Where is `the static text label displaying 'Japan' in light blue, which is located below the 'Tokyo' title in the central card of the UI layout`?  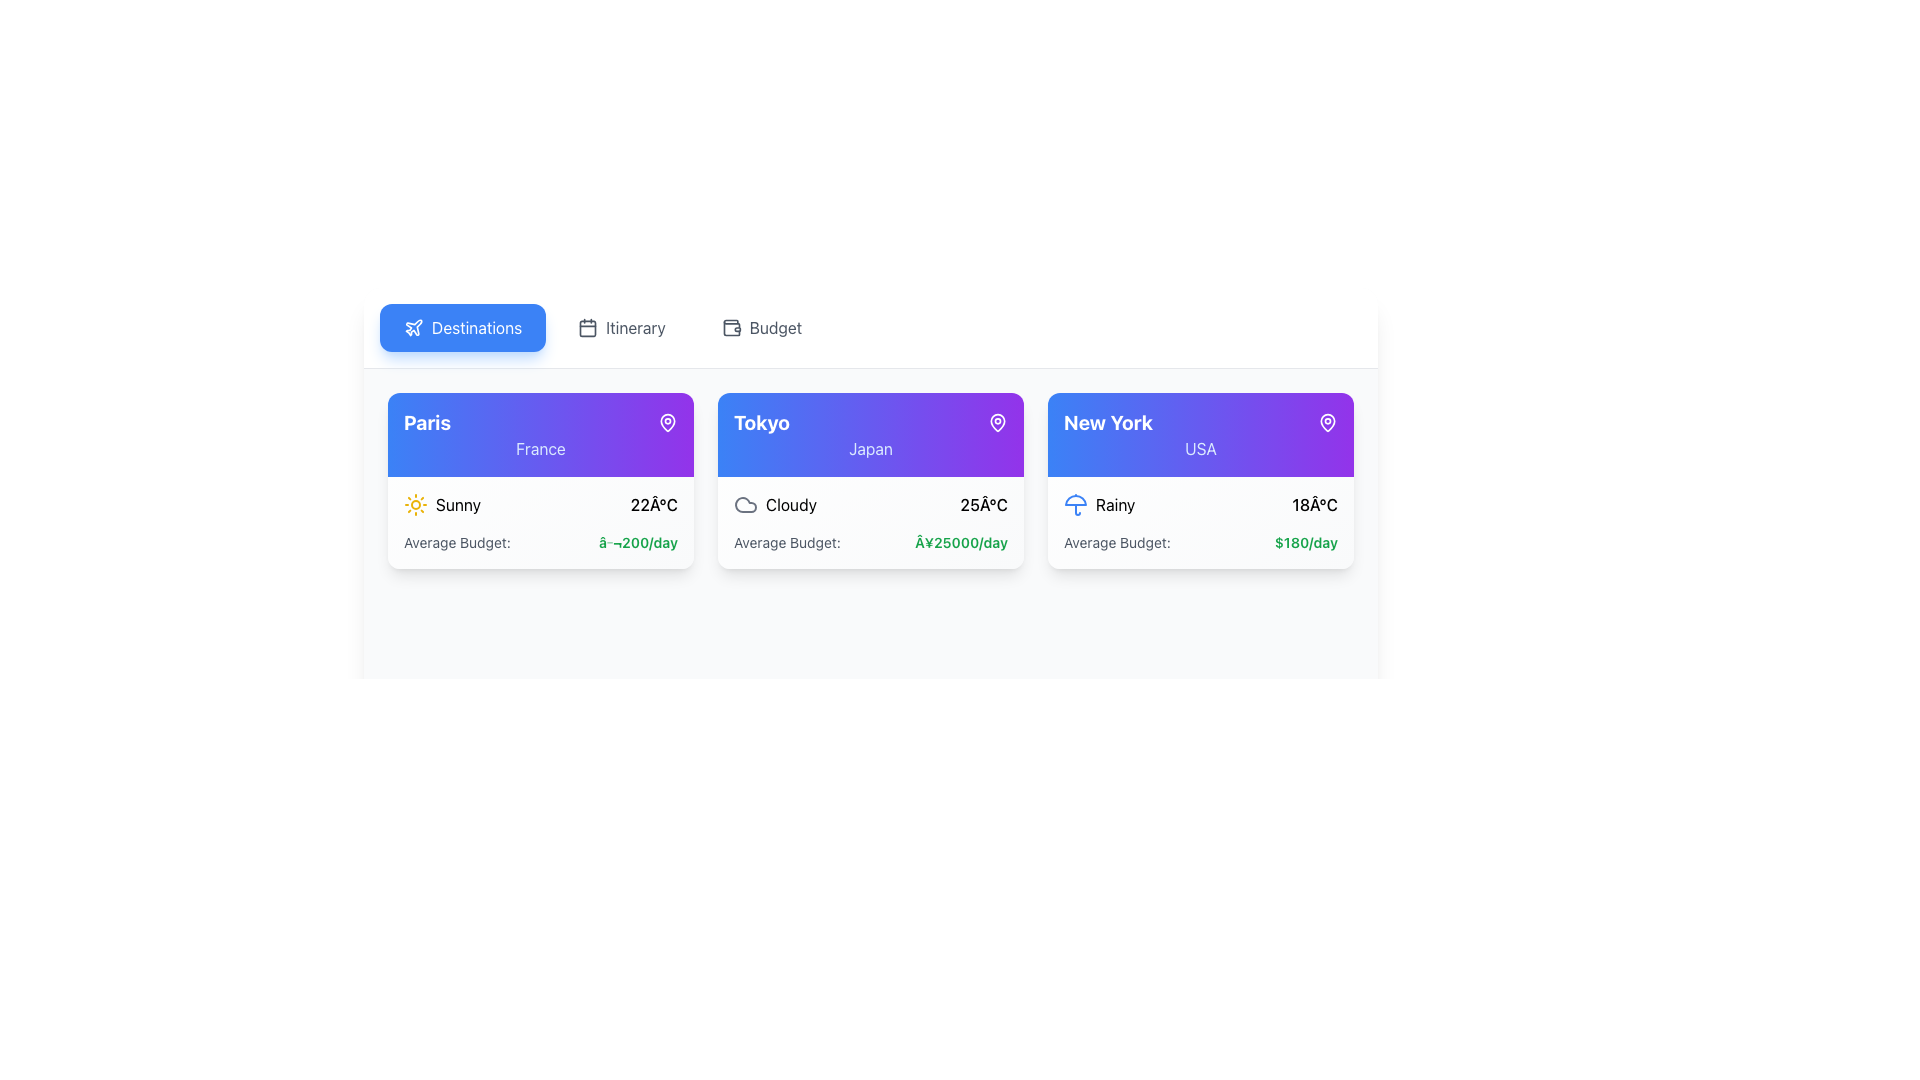
the static text label displaying 'Japan' in light blue, which is located below the 'Tokyo' title in the central card of the UI layout is located at coordinates (870, 447).